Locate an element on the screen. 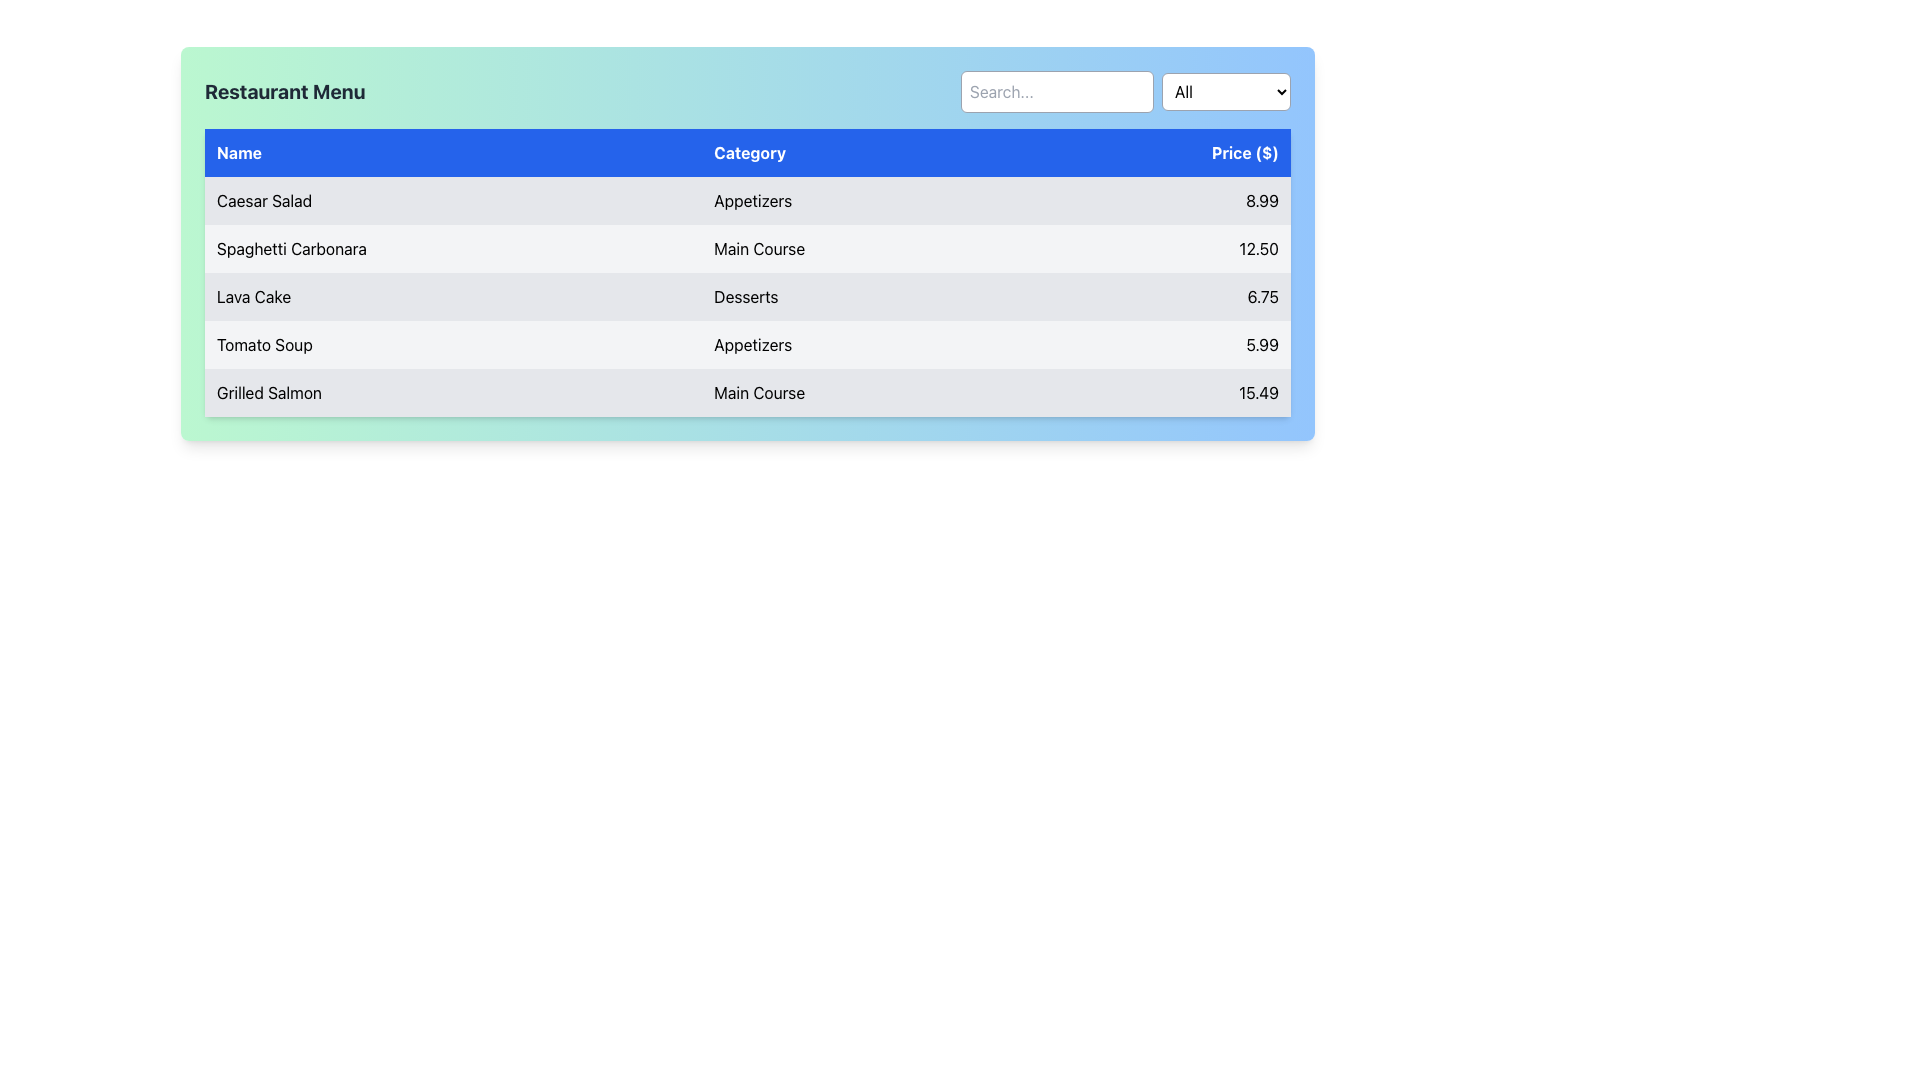 The width and height of the screenshot is (1920, 1080). the table header row containing the columns labeled 'Name', 'Category', and 'Price ($)' which has a blue background and white text is located at coordinates (747, 152).